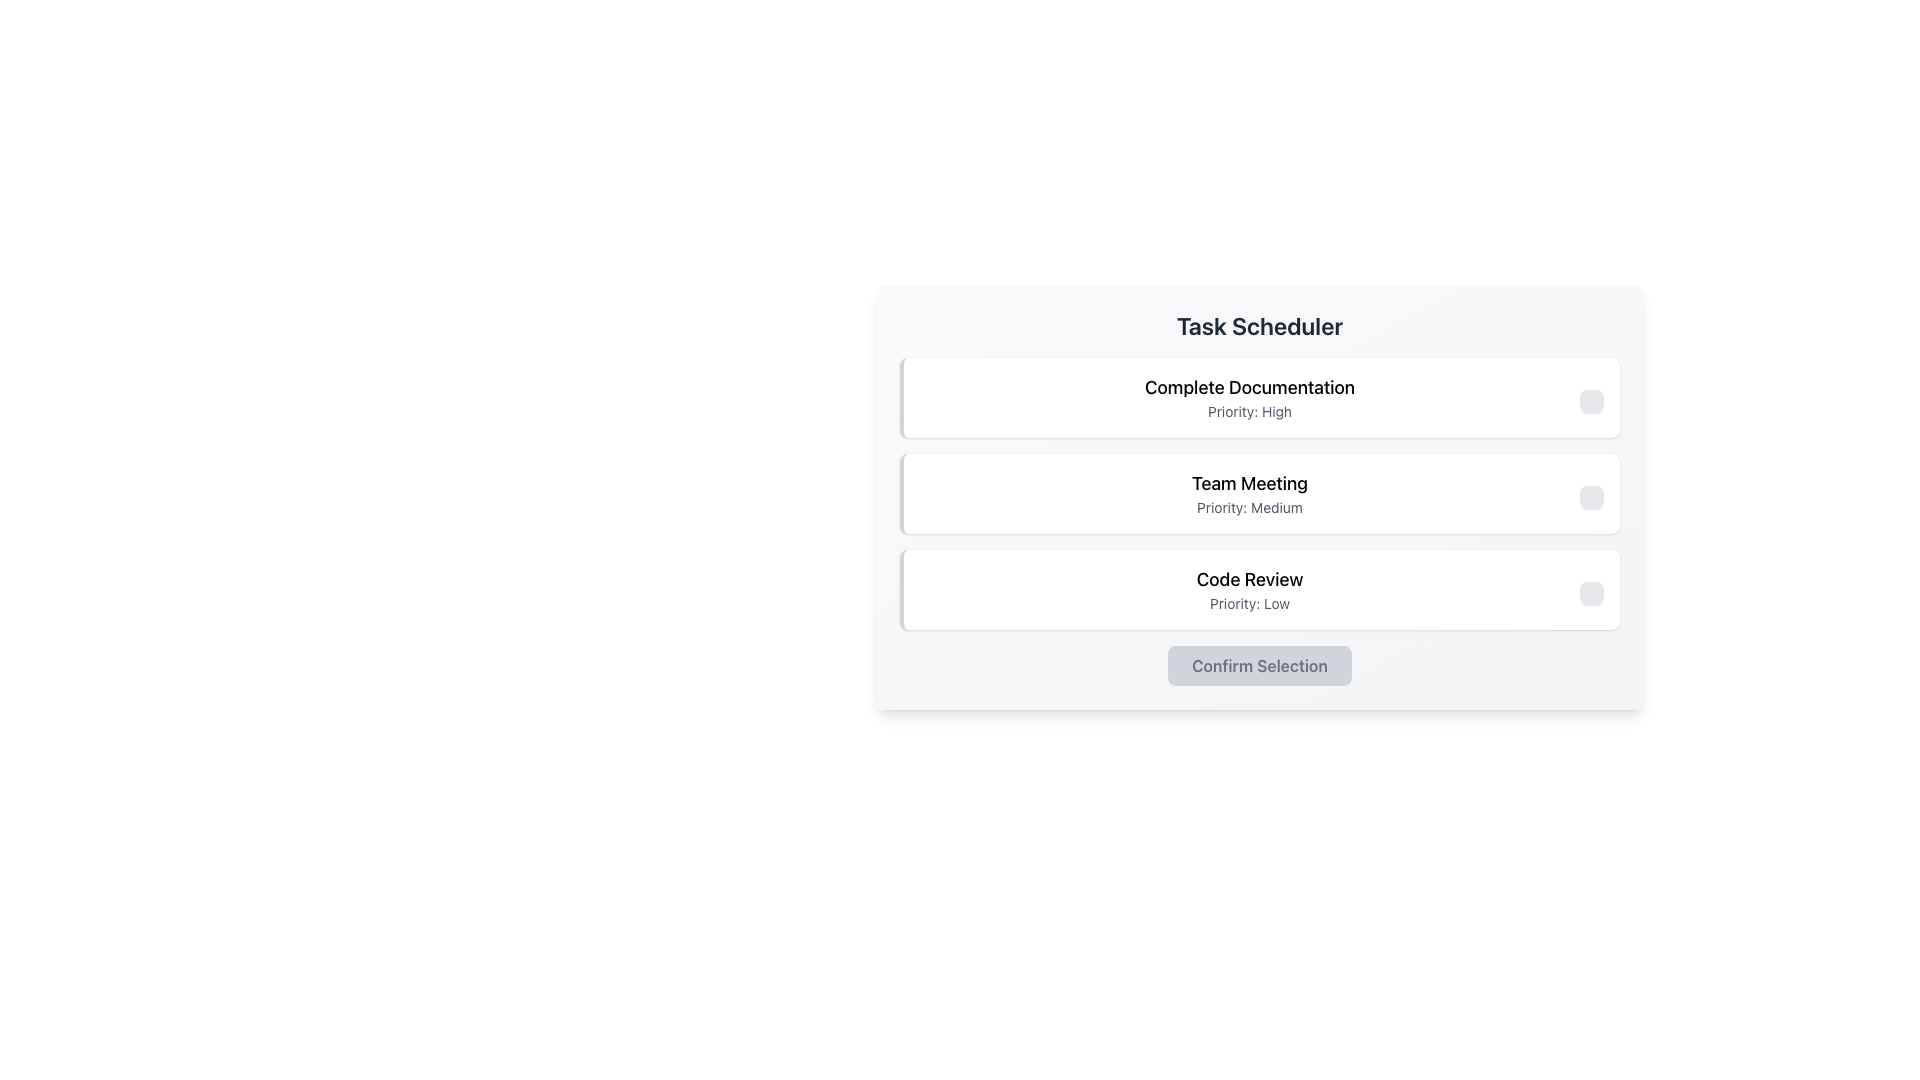  What do you see at coordinates (1248, 397) in the screenshot?
I see `to select the first task item in the vertical list of task entries, which is positioned immediately above the 'Team Meeting' task item` at bounding box center [1248, 397].